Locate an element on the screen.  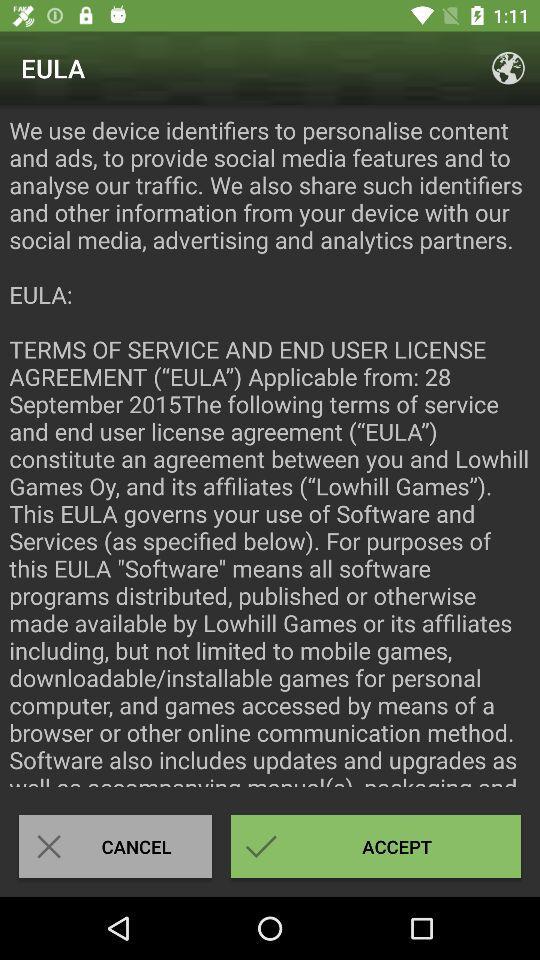
icon at the top right corner is located at coordinates (508, 68).